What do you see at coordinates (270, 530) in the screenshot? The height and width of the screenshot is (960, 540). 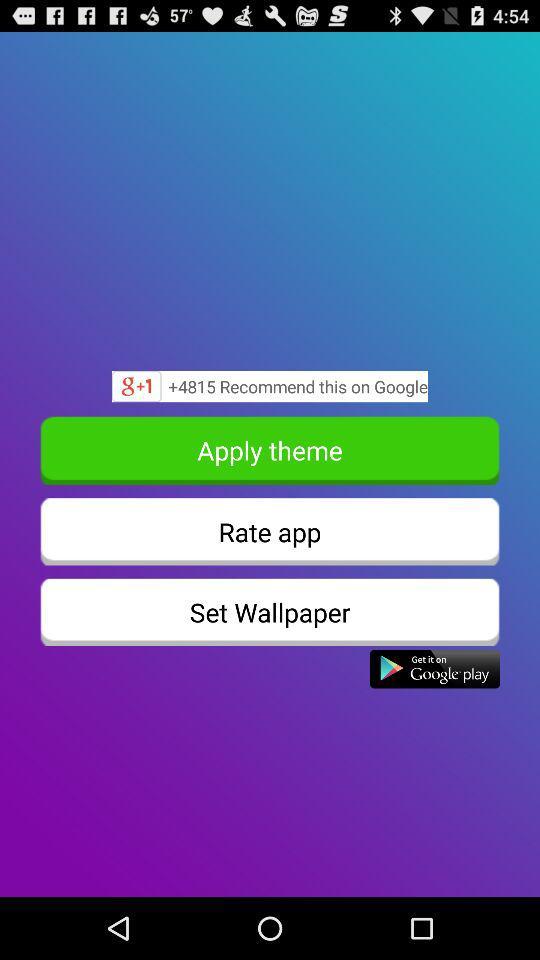 I see `the item below apply theme item` at bounding box center [270, 530].